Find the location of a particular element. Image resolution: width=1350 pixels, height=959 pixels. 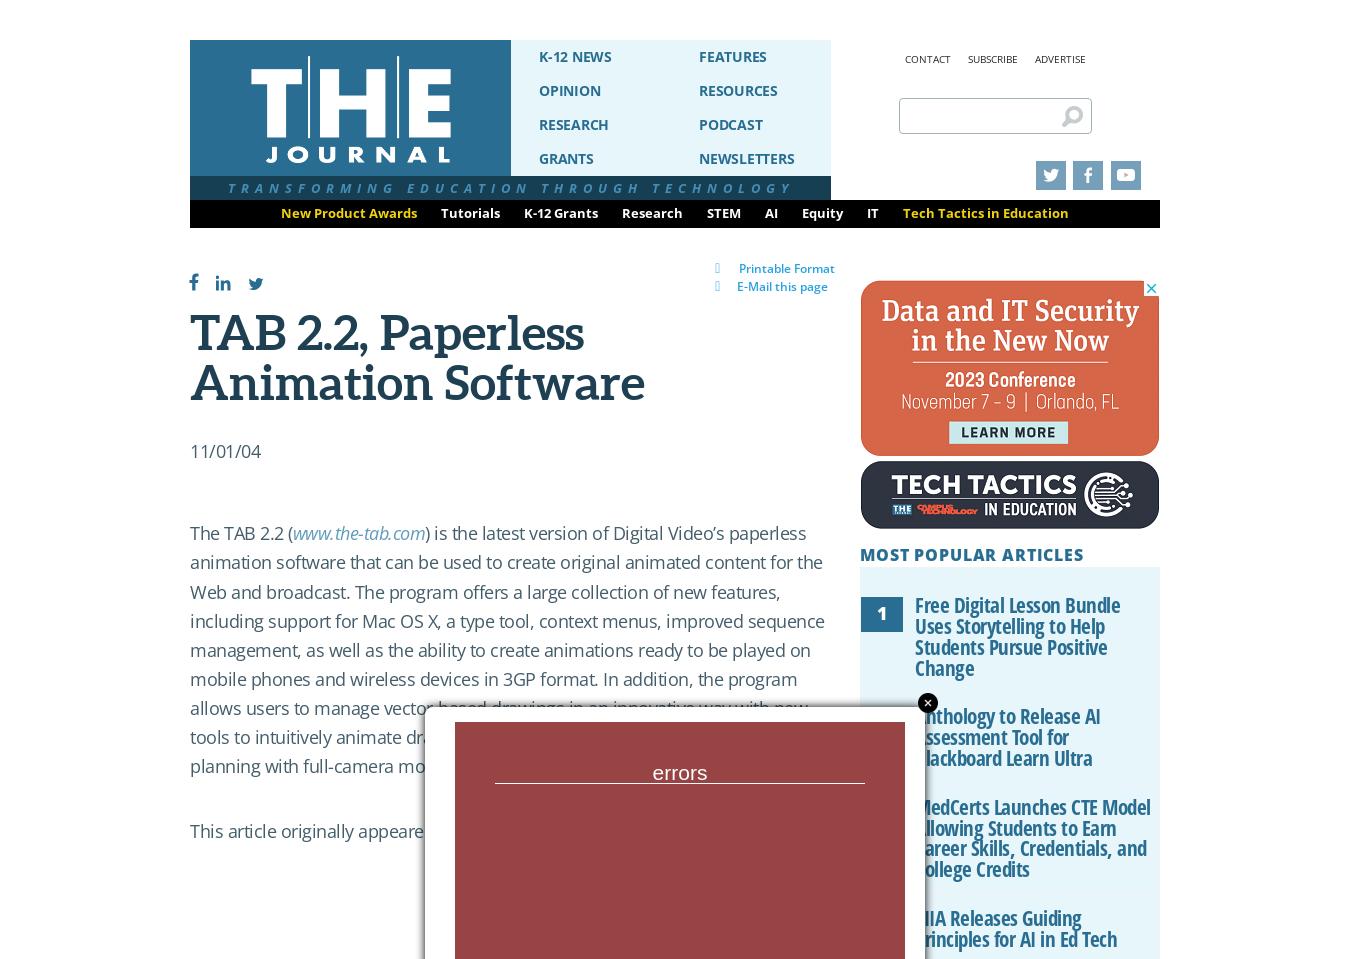

'11/01/2004' is located at coordinates (487, 829).